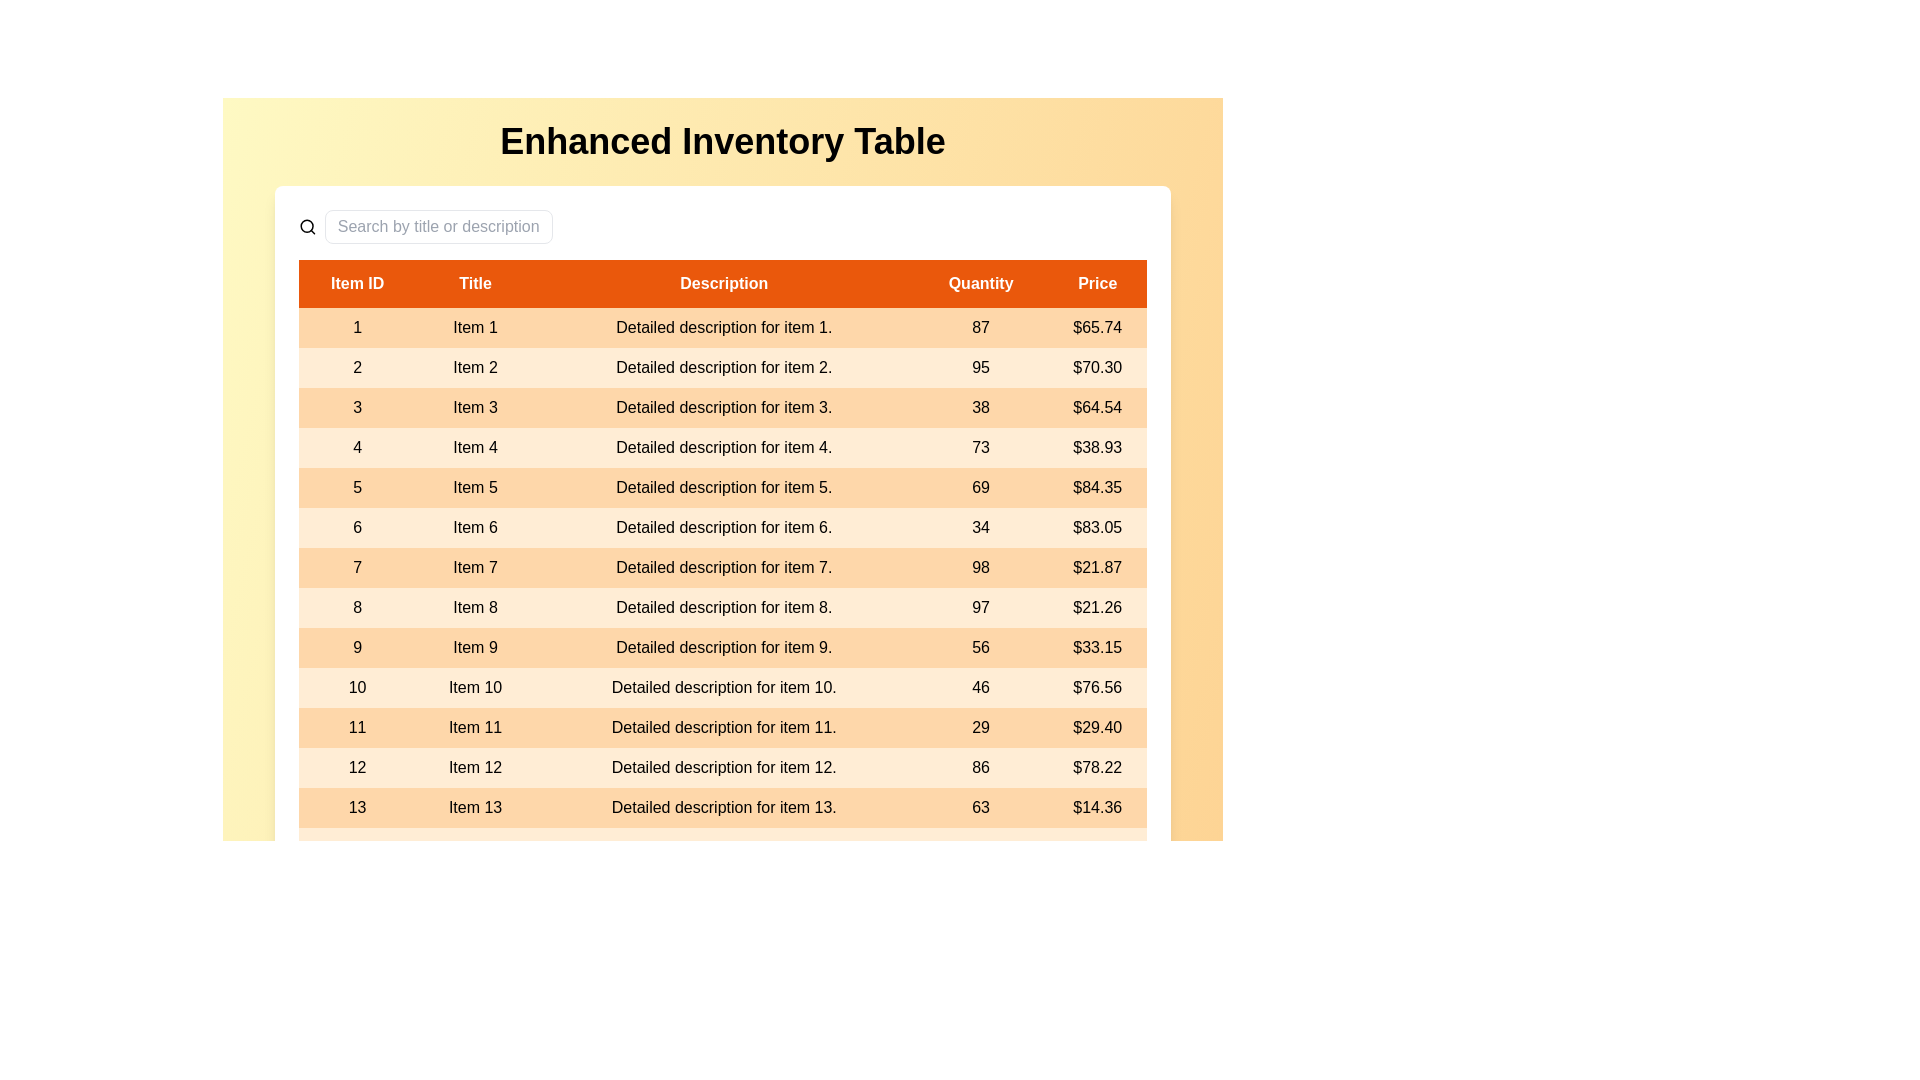 Image resolution: width=1920 pixels, height=1080 pixels. What do you see at coordinates (981, 284) in the screenshot?
I see `the column header Quantity to view additional information` at bounding box center [981, 284].